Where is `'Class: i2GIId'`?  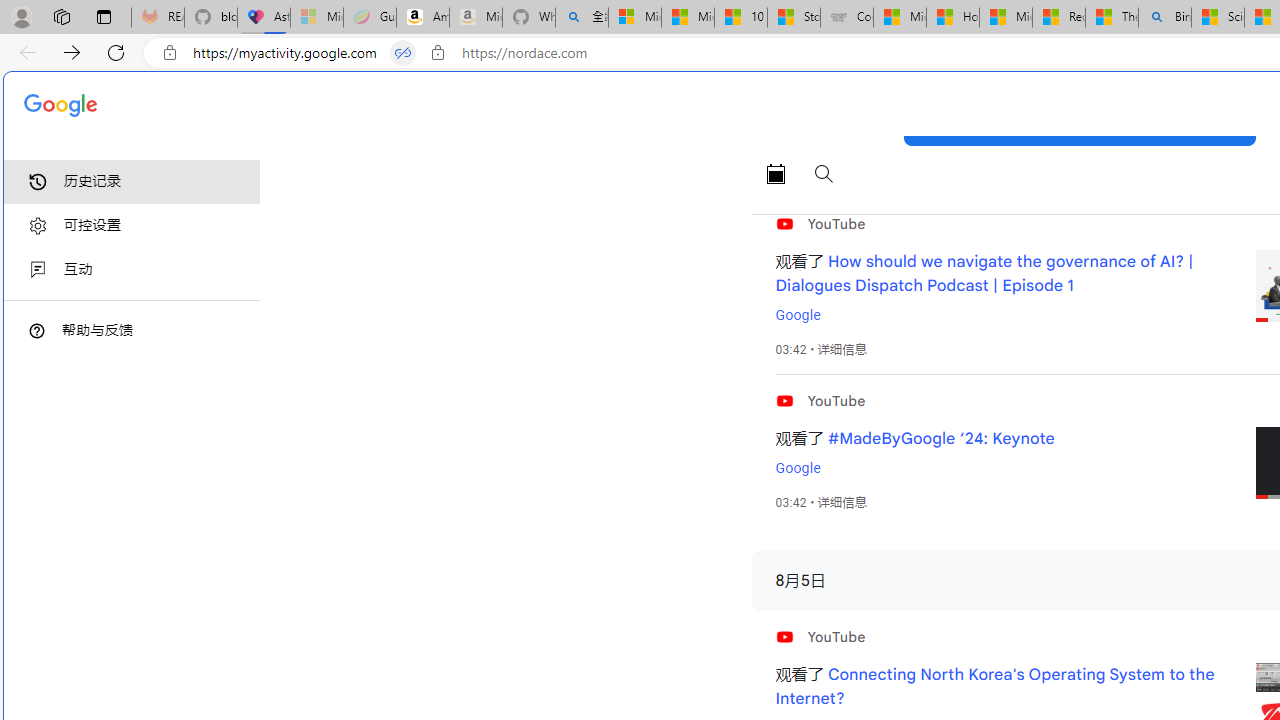
'Class: i2GIId' is located at coordinates (38, 270).